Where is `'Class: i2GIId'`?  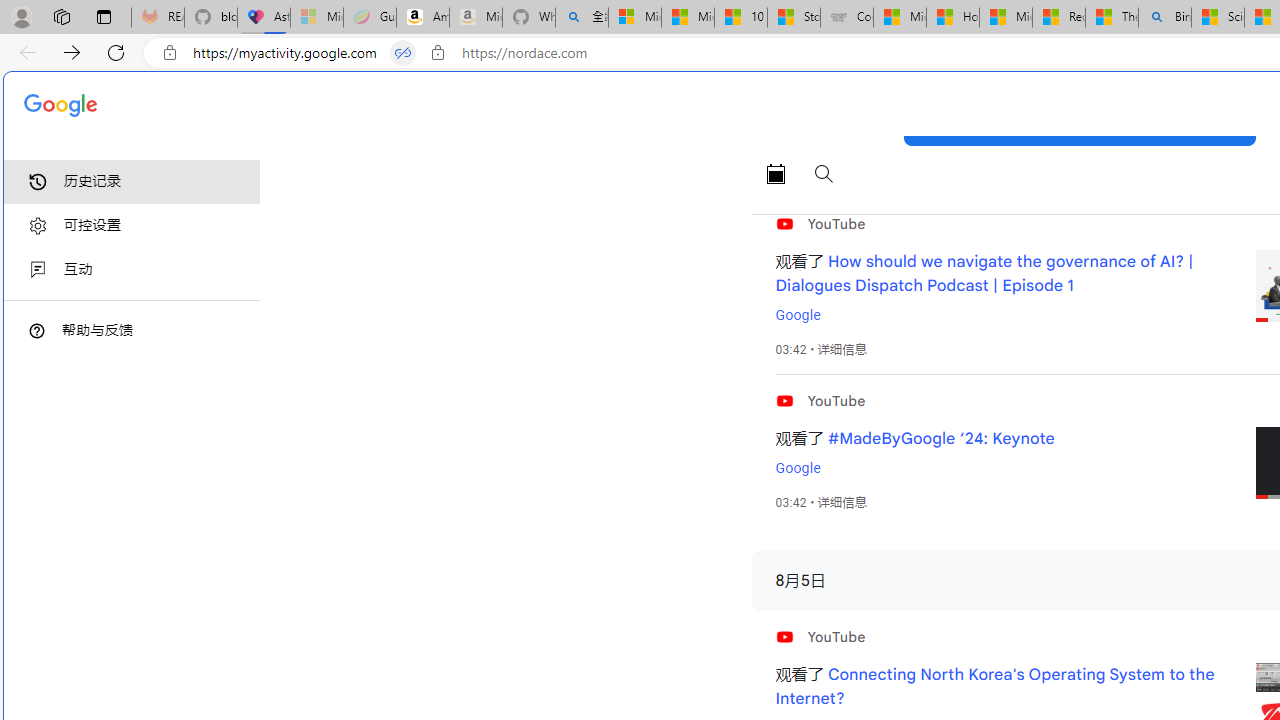
'Class: i2GIId' is located at coordinates (38, 270).